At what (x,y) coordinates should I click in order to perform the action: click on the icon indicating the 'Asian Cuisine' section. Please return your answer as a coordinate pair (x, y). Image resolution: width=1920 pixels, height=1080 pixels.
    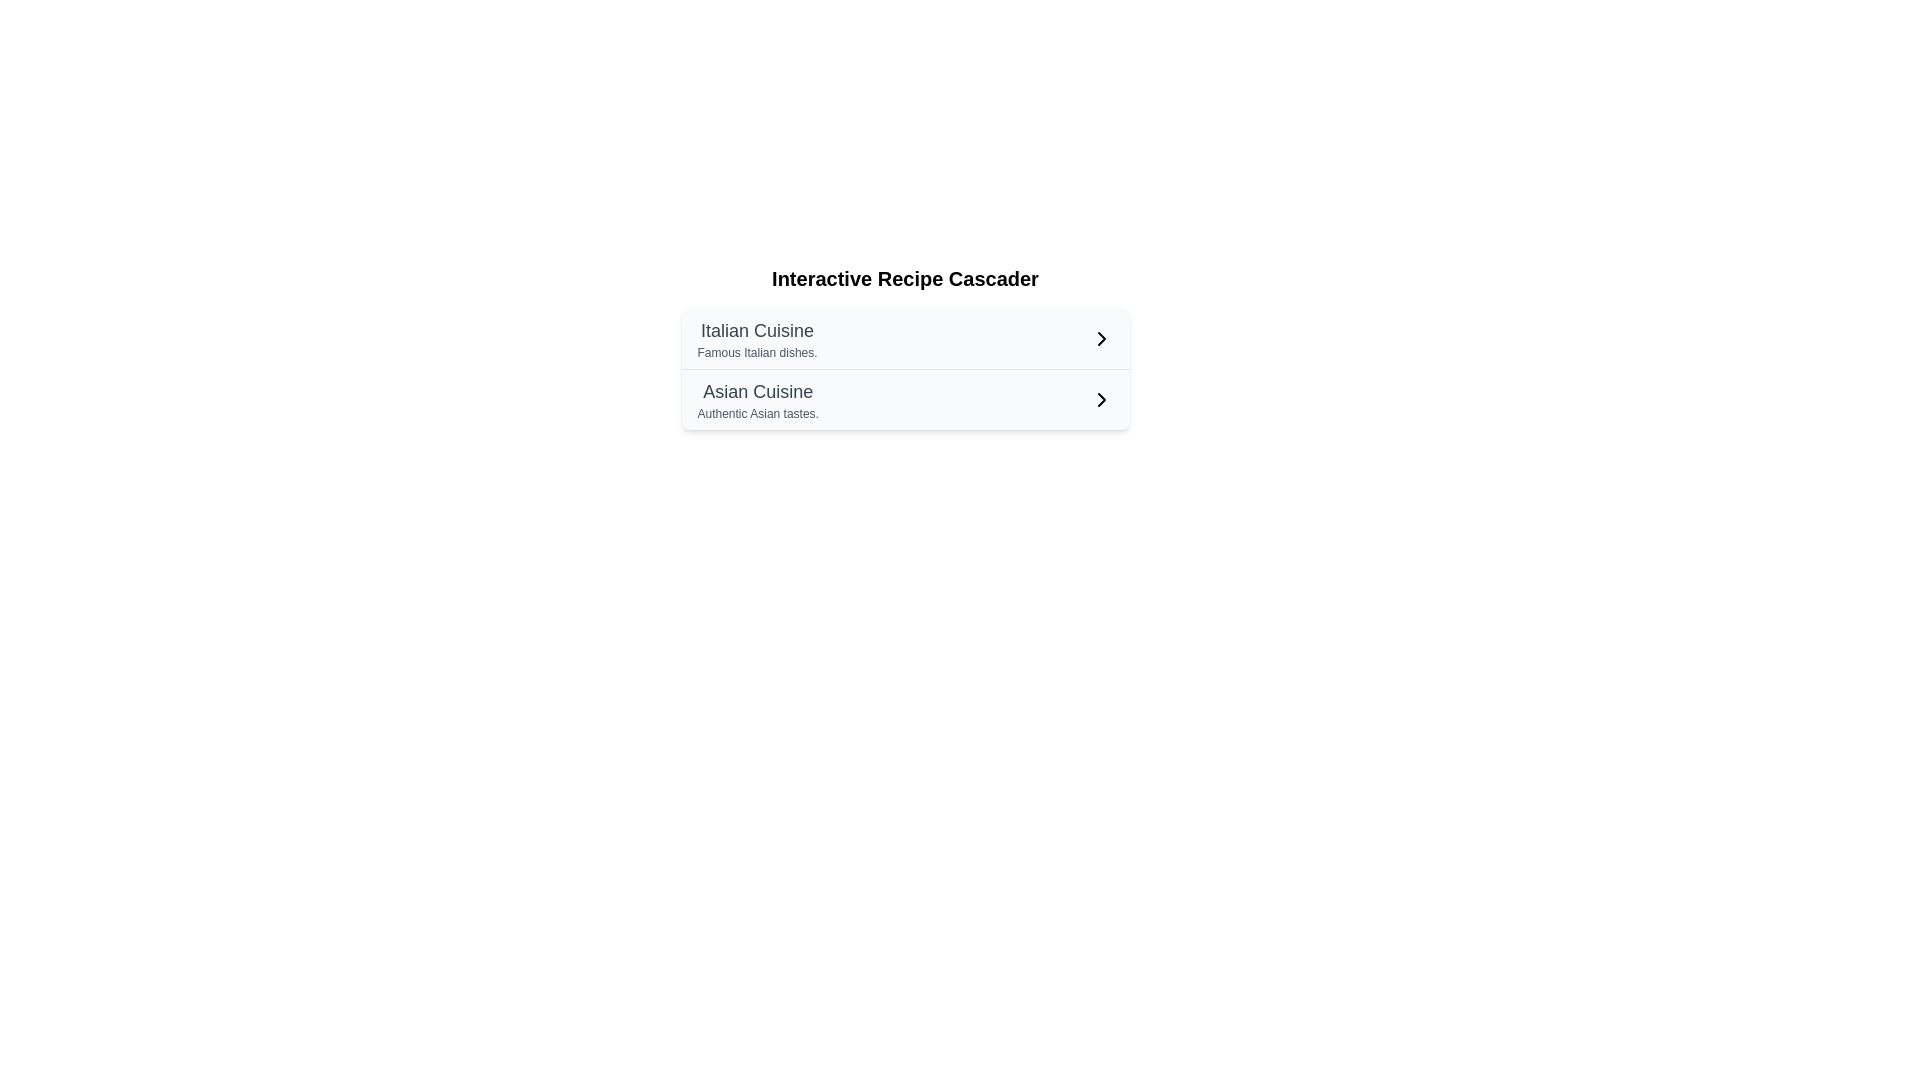
    Looking at the image, I should click on (1100, 400).